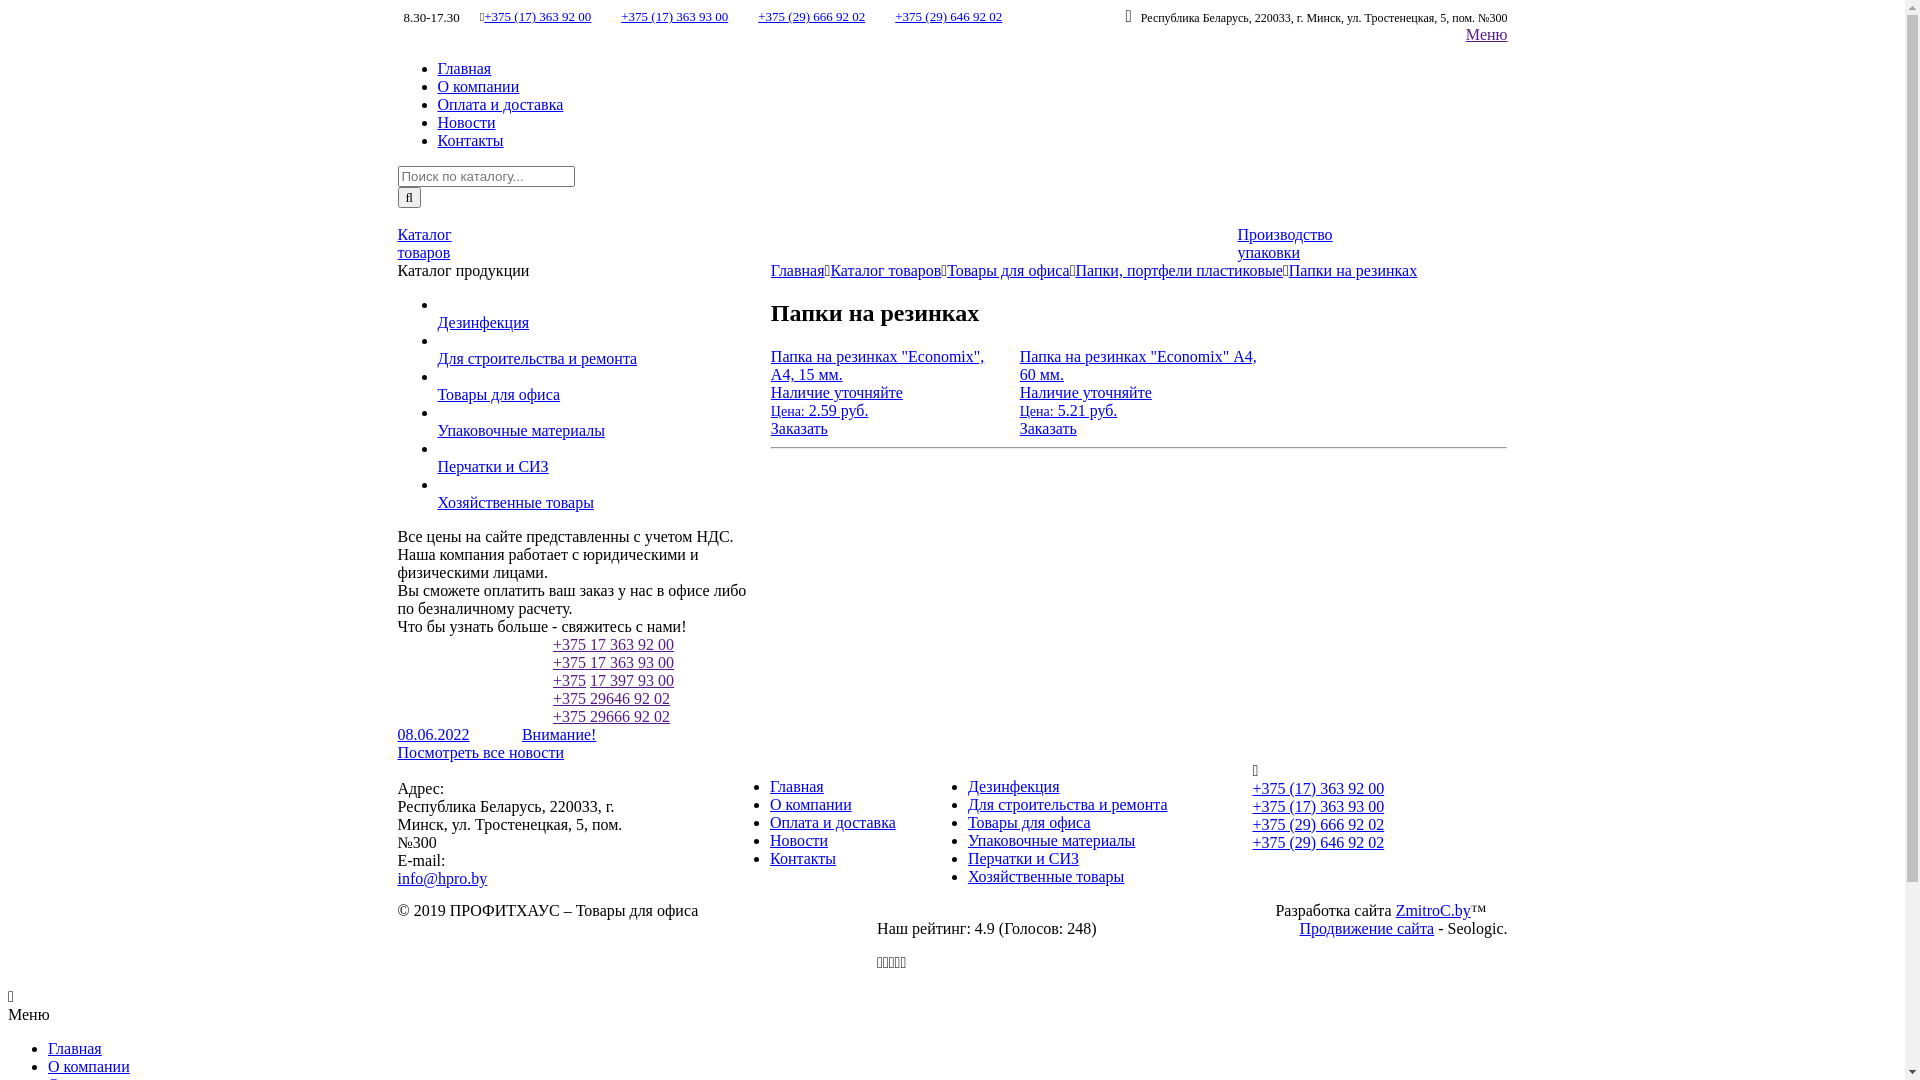 The image size is (1920, 1080). Describe the element at coordinates (612, 644) in the screenshot. I see `'+375 17 363 92 00'` at that location.